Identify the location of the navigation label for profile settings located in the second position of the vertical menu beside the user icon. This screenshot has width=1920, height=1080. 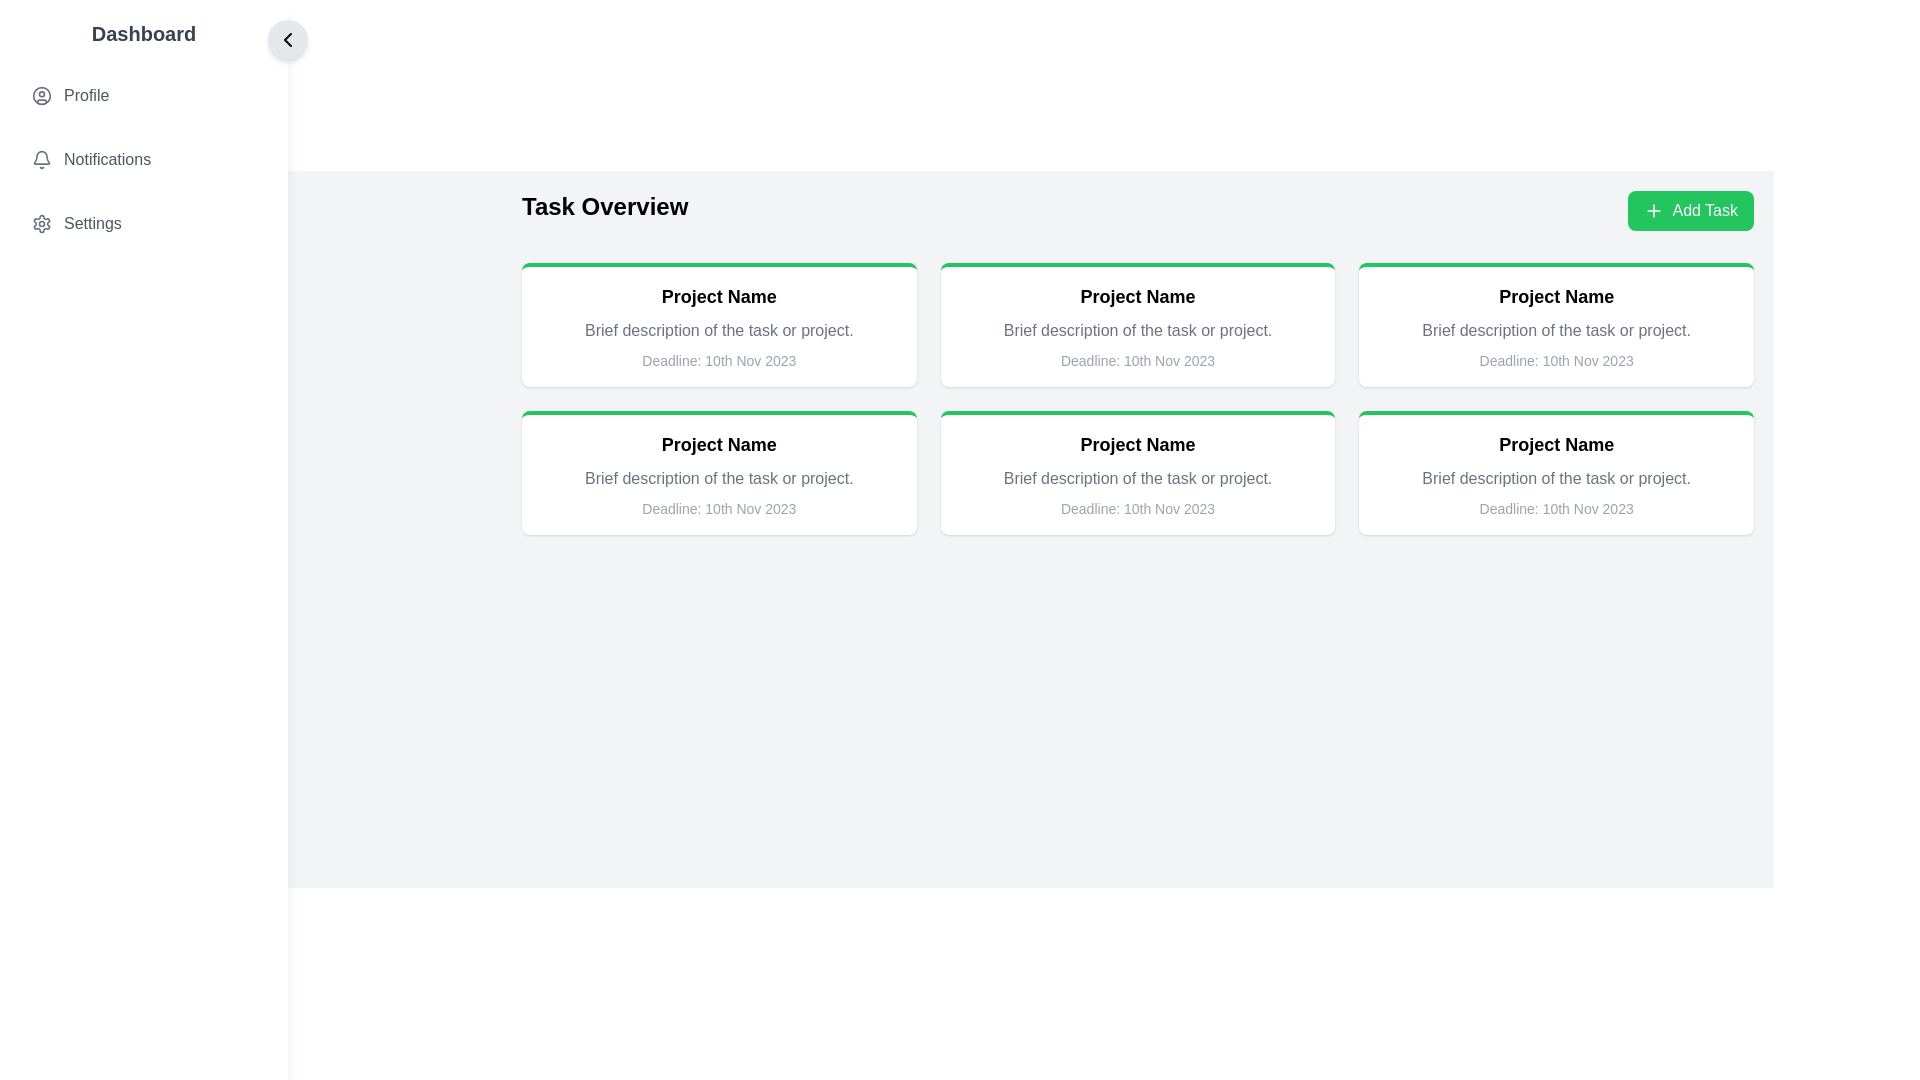
(85, 96).